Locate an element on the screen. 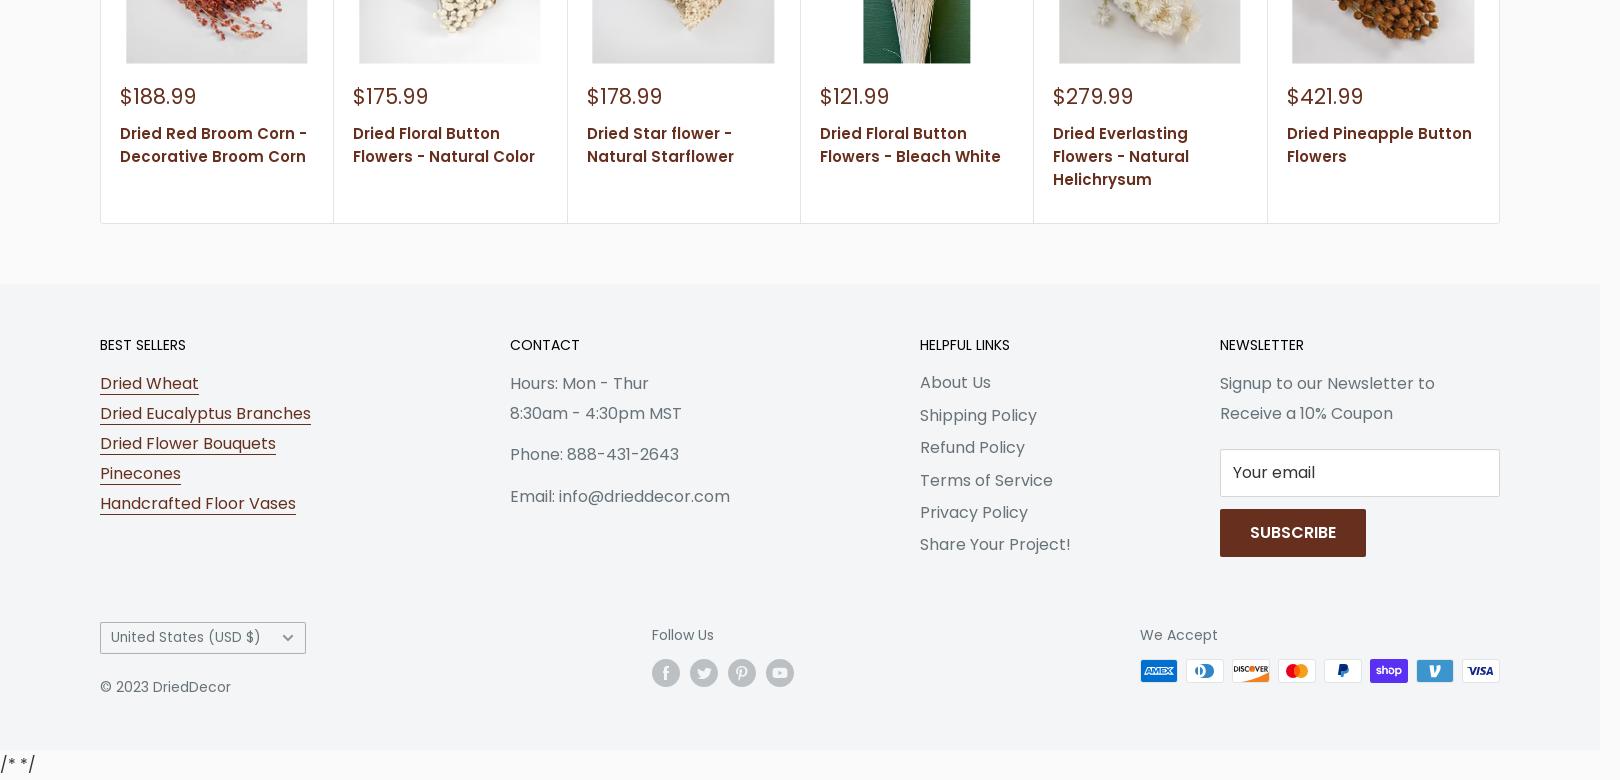 Image resolution: width=1620 pixels, height=780 pixels. 'Follow Us' is located at coordinates (681, 633).